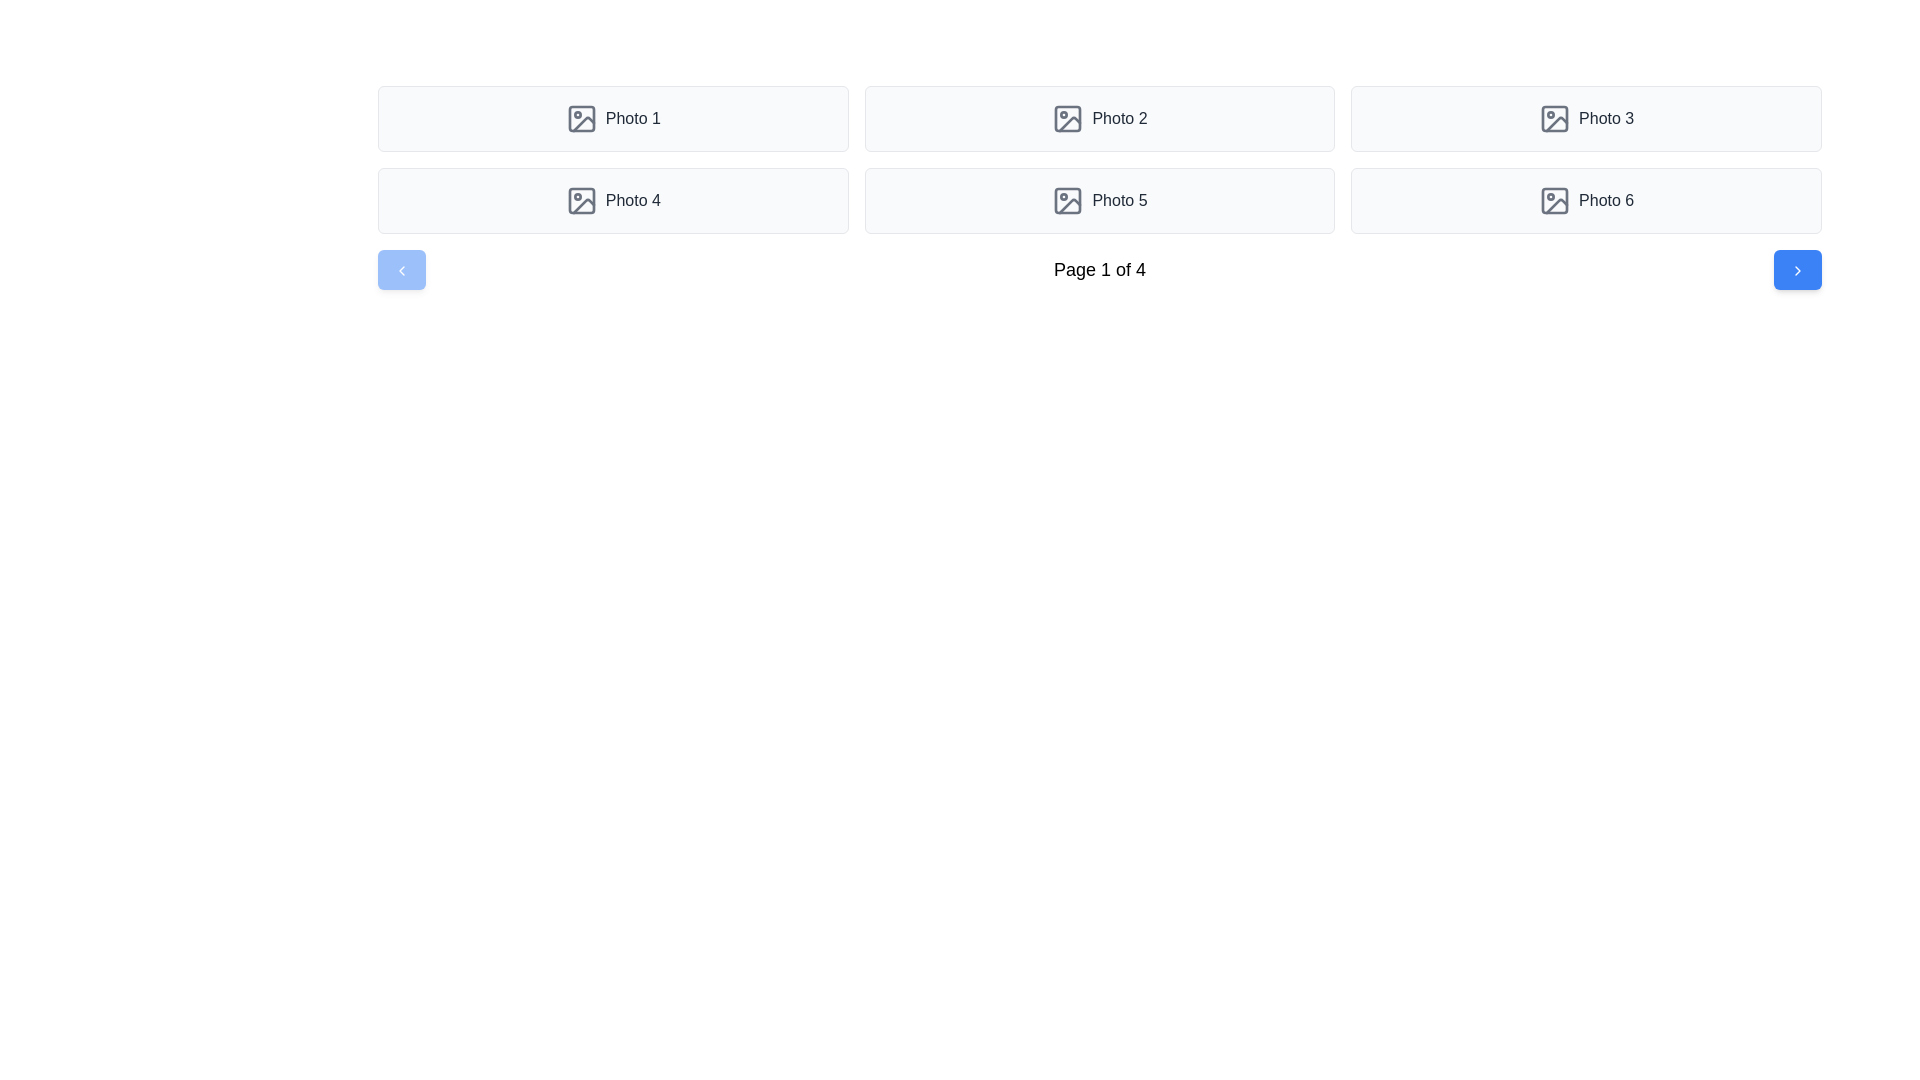 This screenshot has height=1080, width=1920. I want to click on the decorative graphic element, a rounded square within the icon representing photo 2 in the photo grid, located in the top row, second column, so click(1067, 119).